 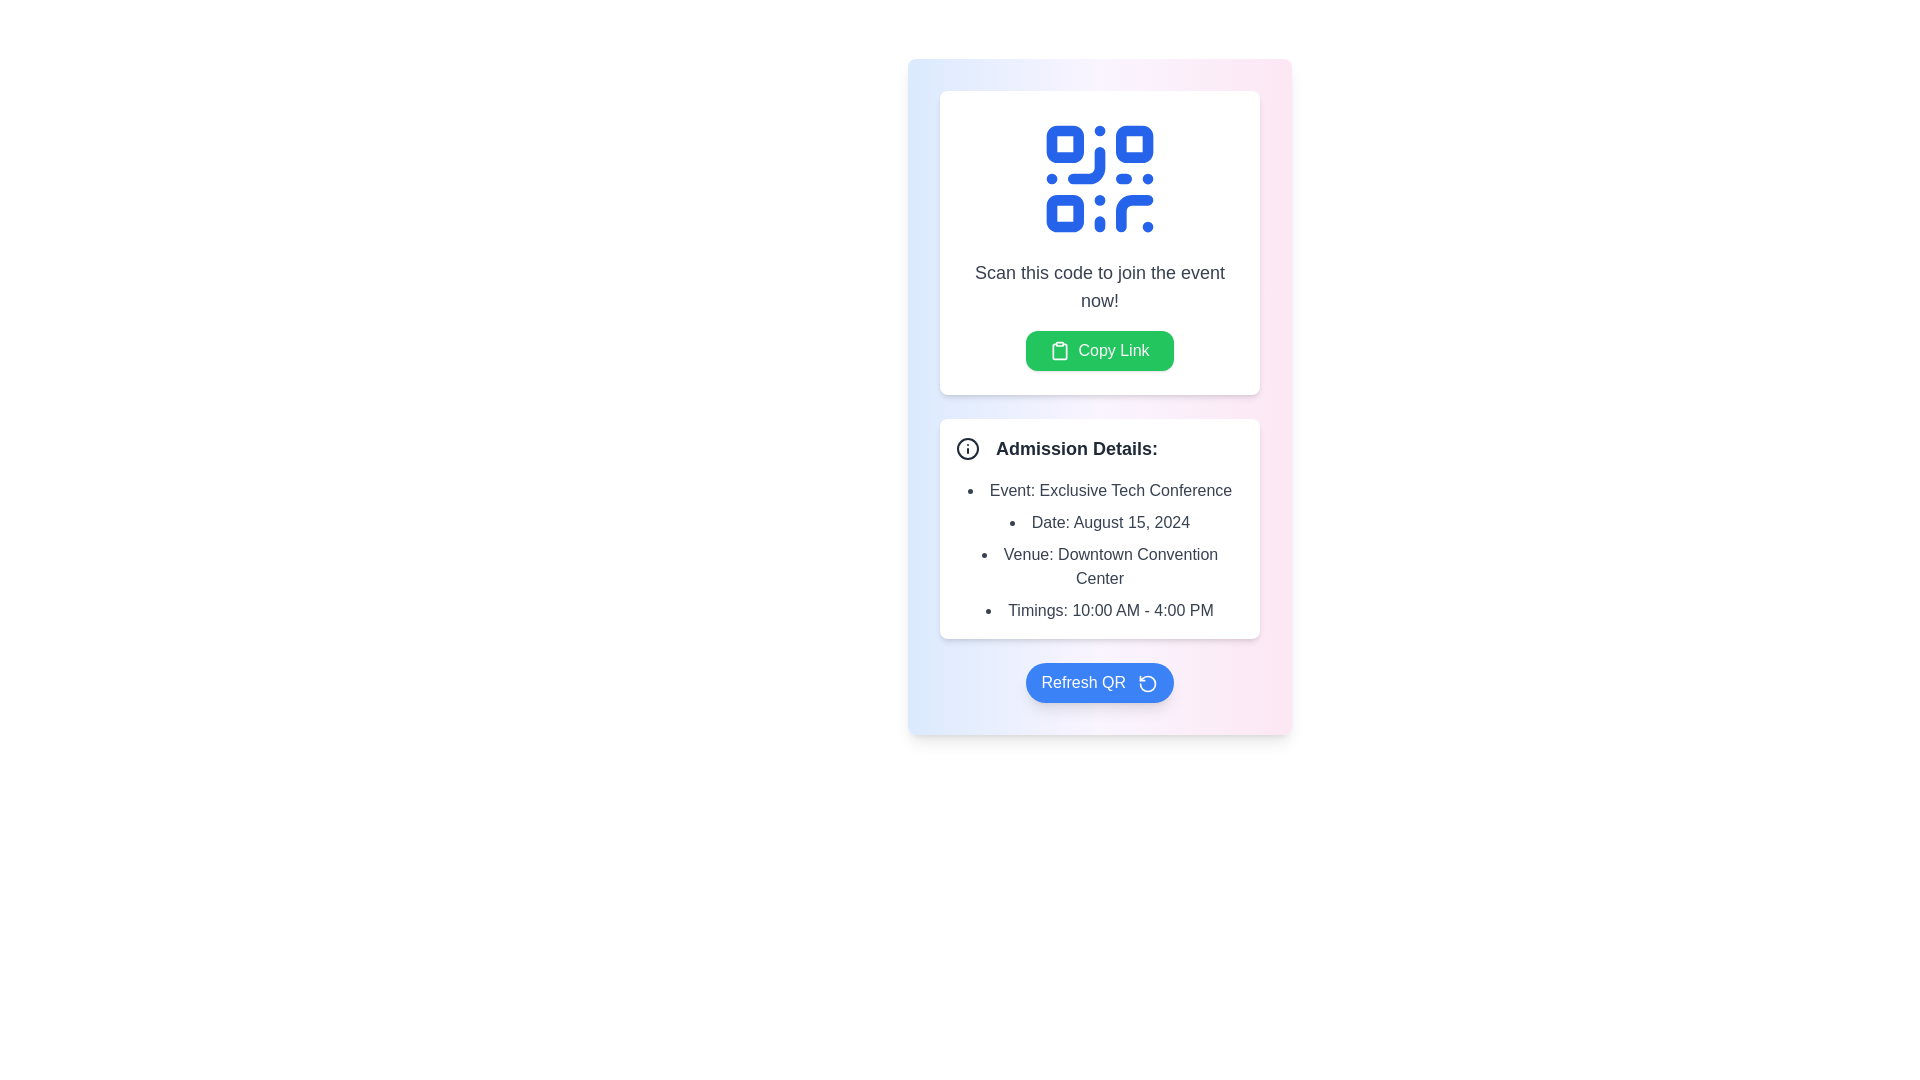 What do you see at coordinates (1038, 609) in the screenshot?
I see `the Text label indicating the timing information for the event, located in the fourth bullet point of the 'Admission Details' section` at bounding box center [1038, 609].